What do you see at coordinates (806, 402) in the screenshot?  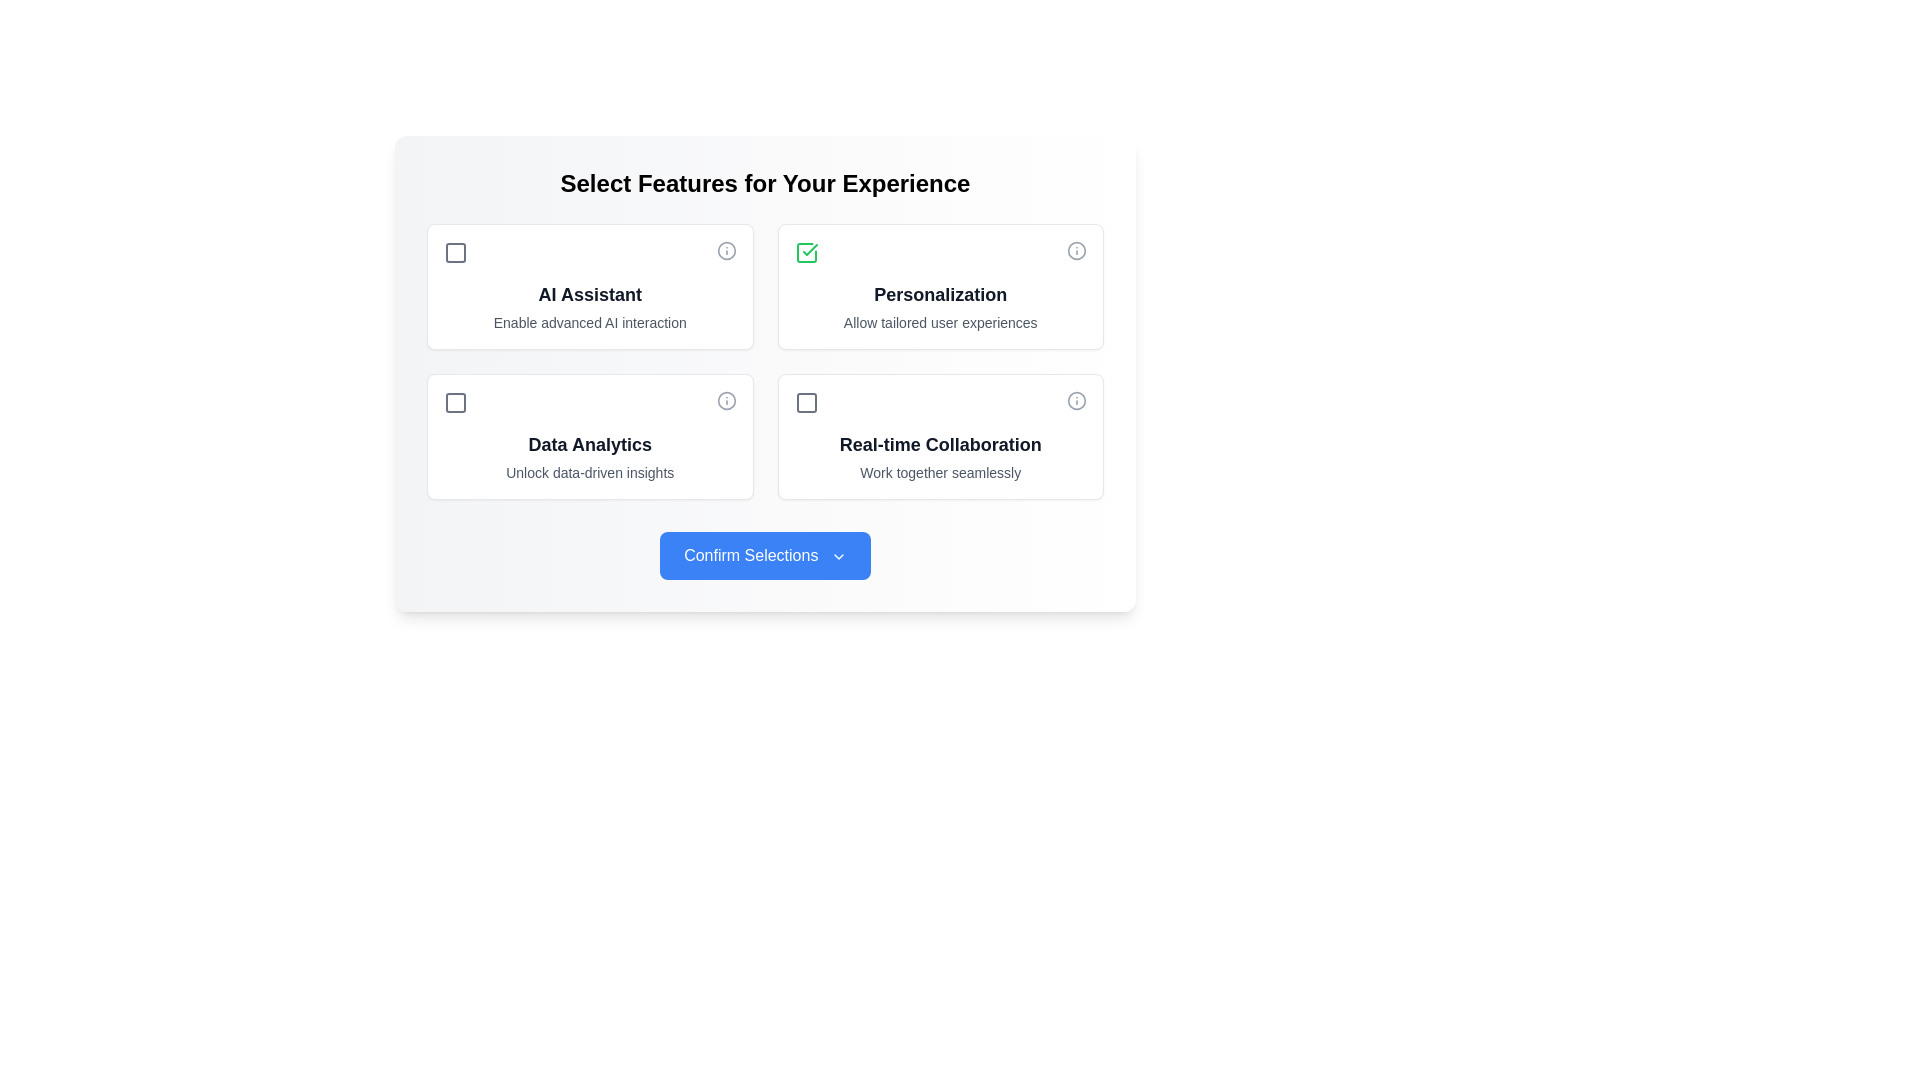 I see `the small rounded rectangle element within the 'Real-time Collaboration' option in the Select Features section` at bounding box center [806, 402].